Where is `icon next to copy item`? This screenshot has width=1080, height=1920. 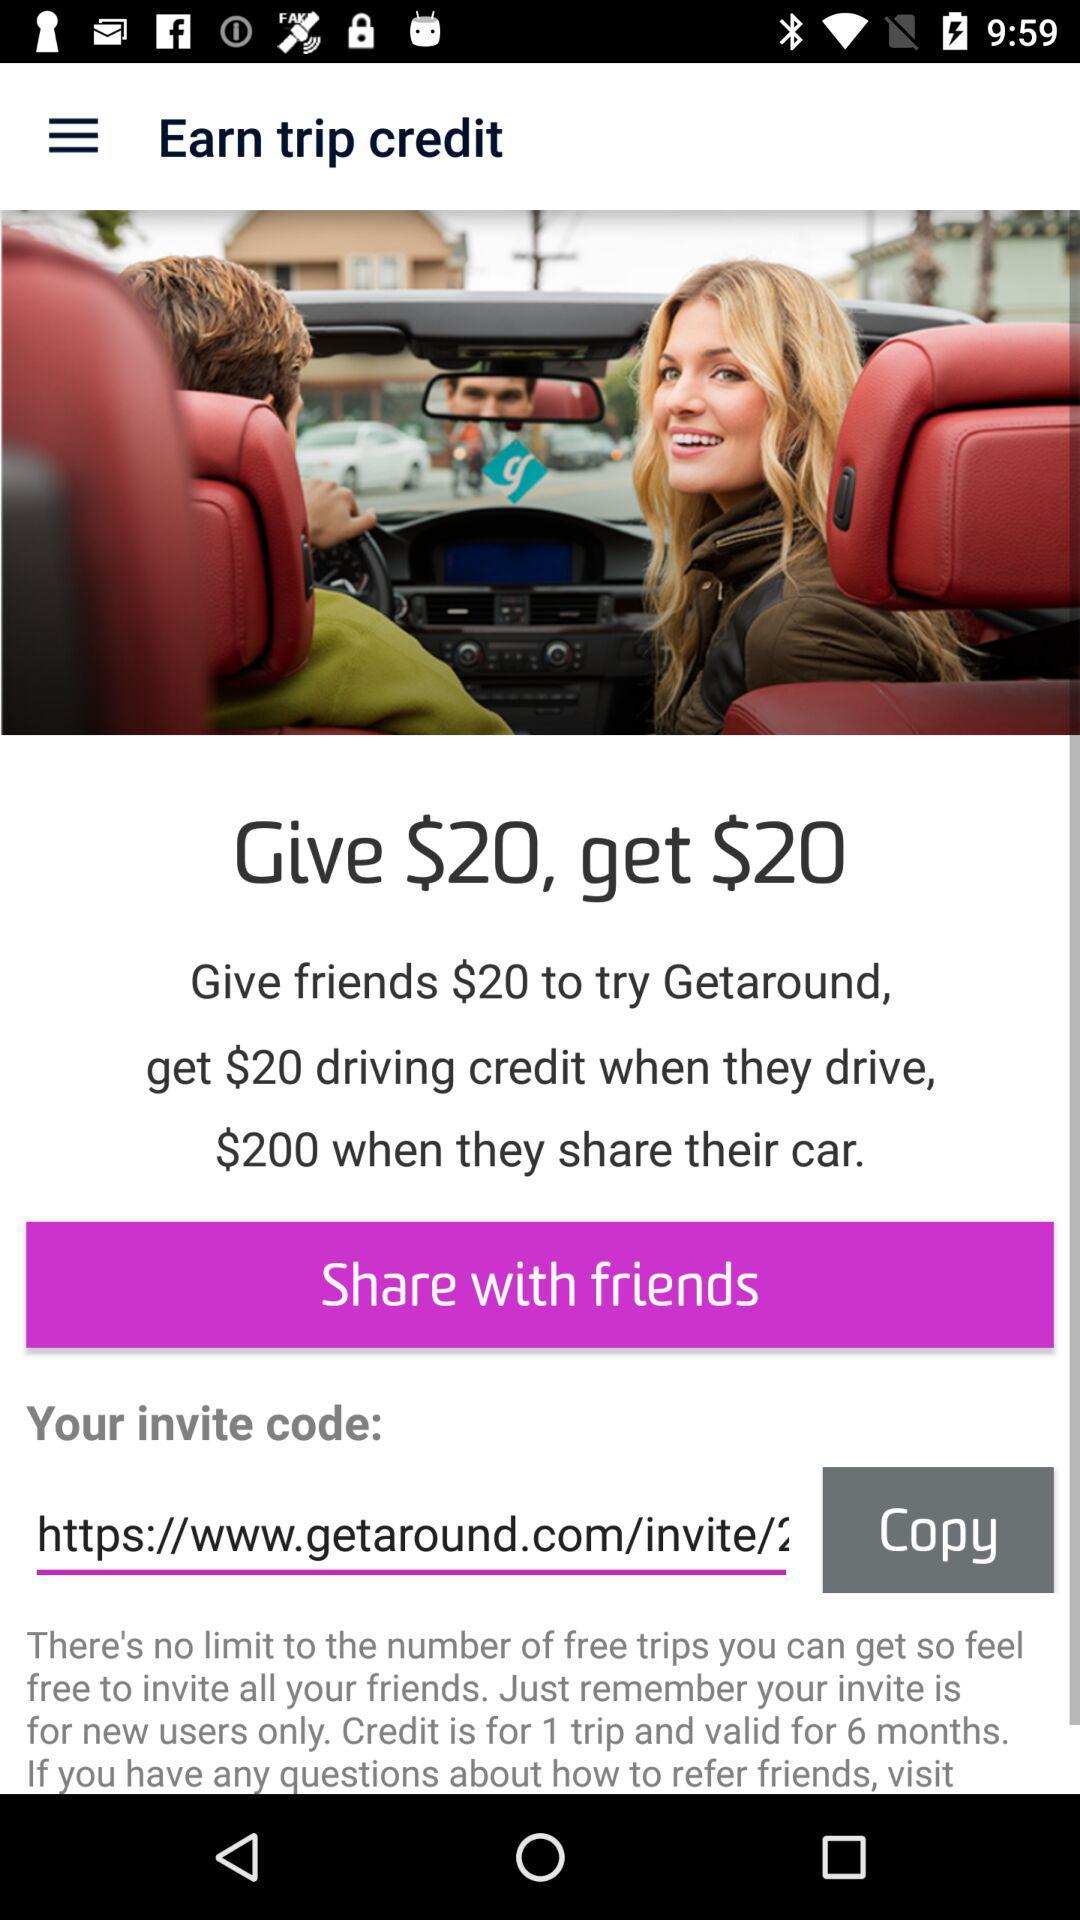
icon next to copy item is located at coordinates (410, 1532).